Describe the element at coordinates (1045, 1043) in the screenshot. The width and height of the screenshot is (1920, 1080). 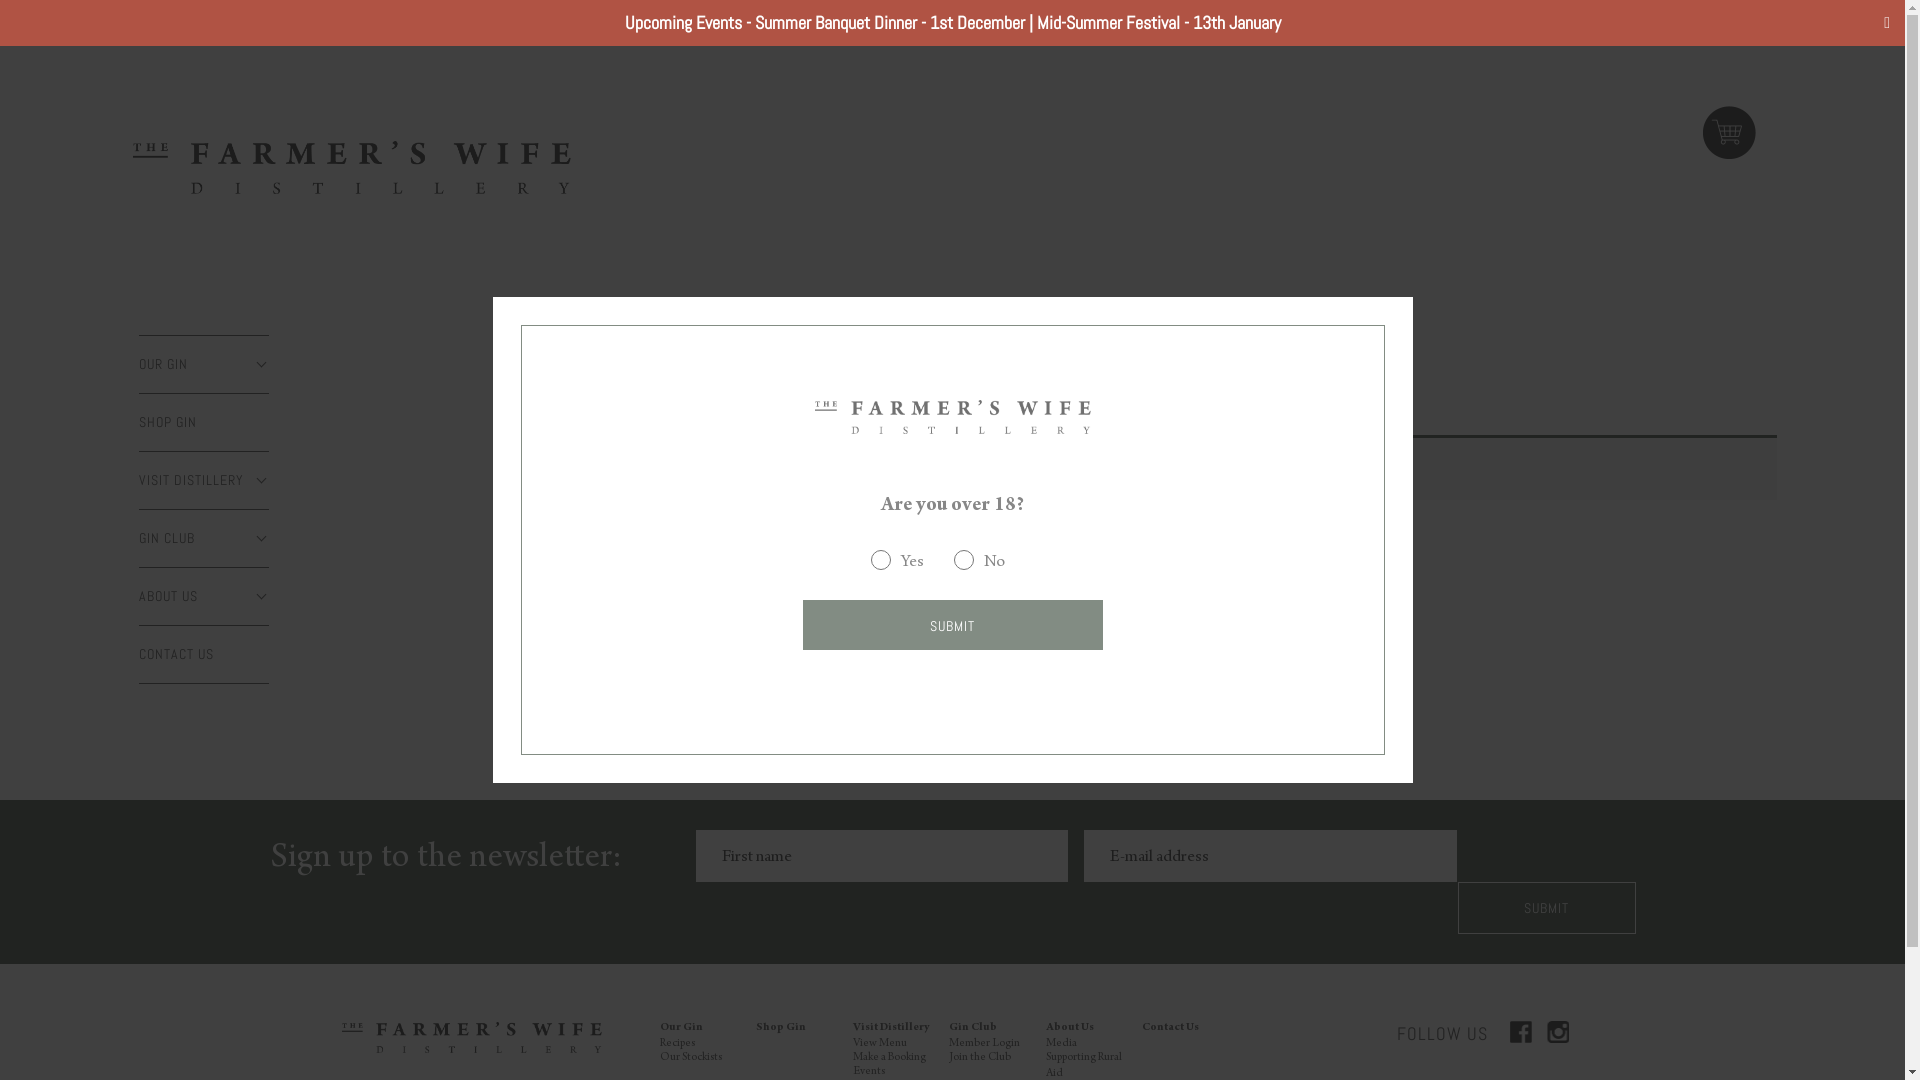
I see `'Media'` at that location.